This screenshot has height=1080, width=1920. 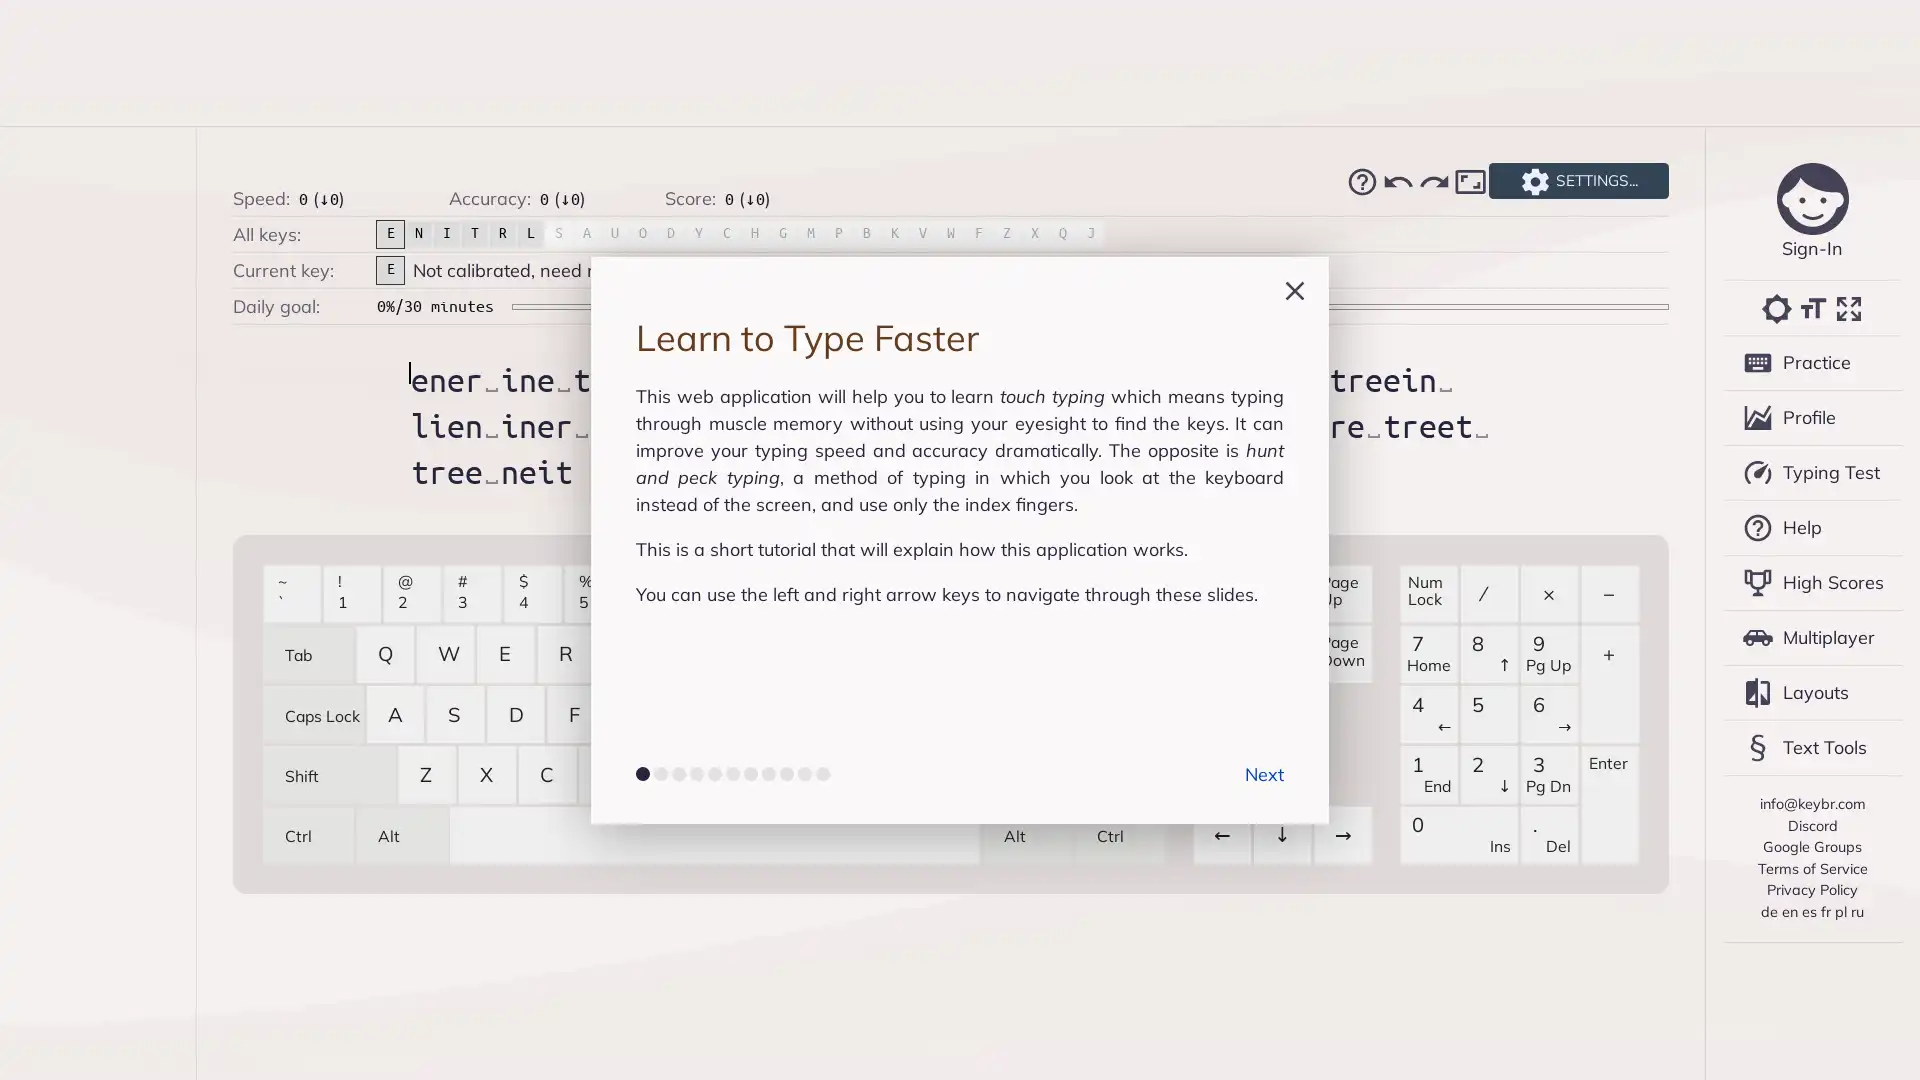 I want to click on Show a guided tour with help slides., so click(x=1361, y=181).